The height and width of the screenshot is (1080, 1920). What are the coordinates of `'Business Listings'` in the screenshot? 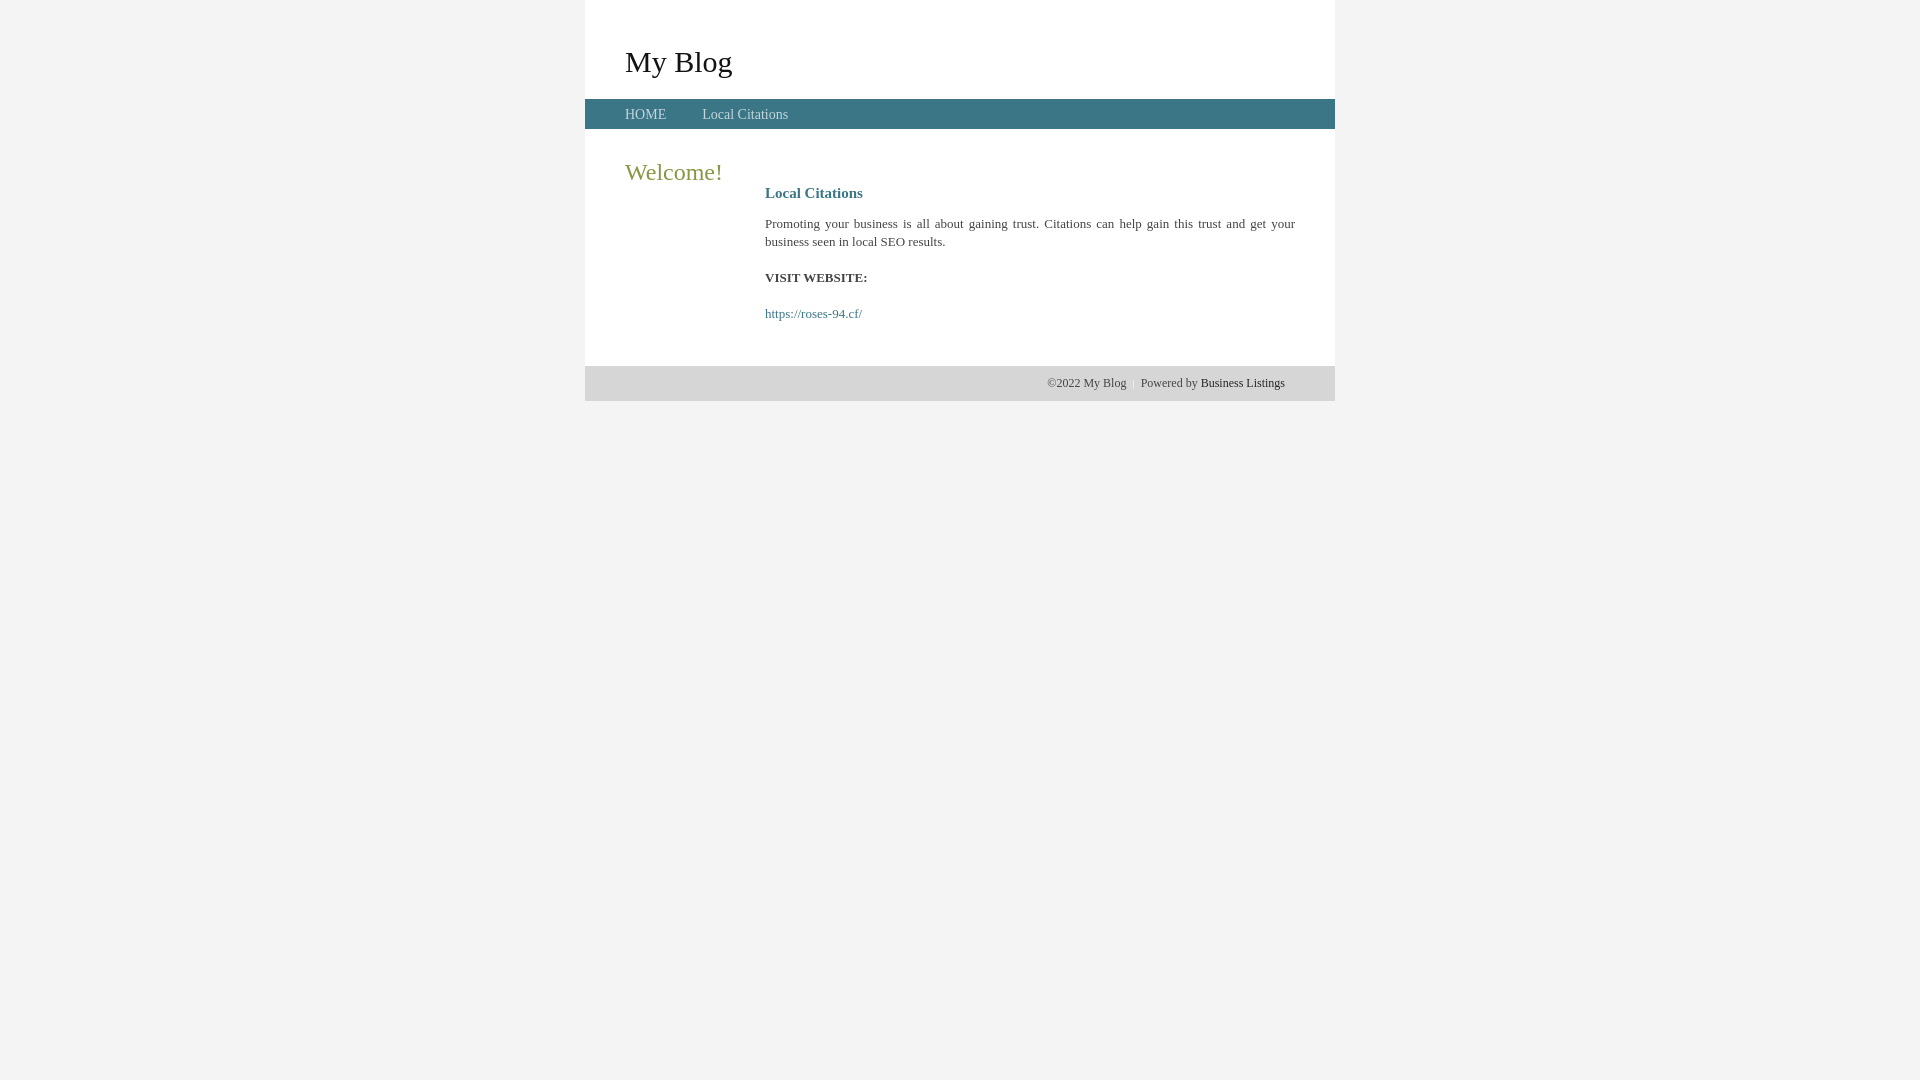 It's located at (1242, 382).